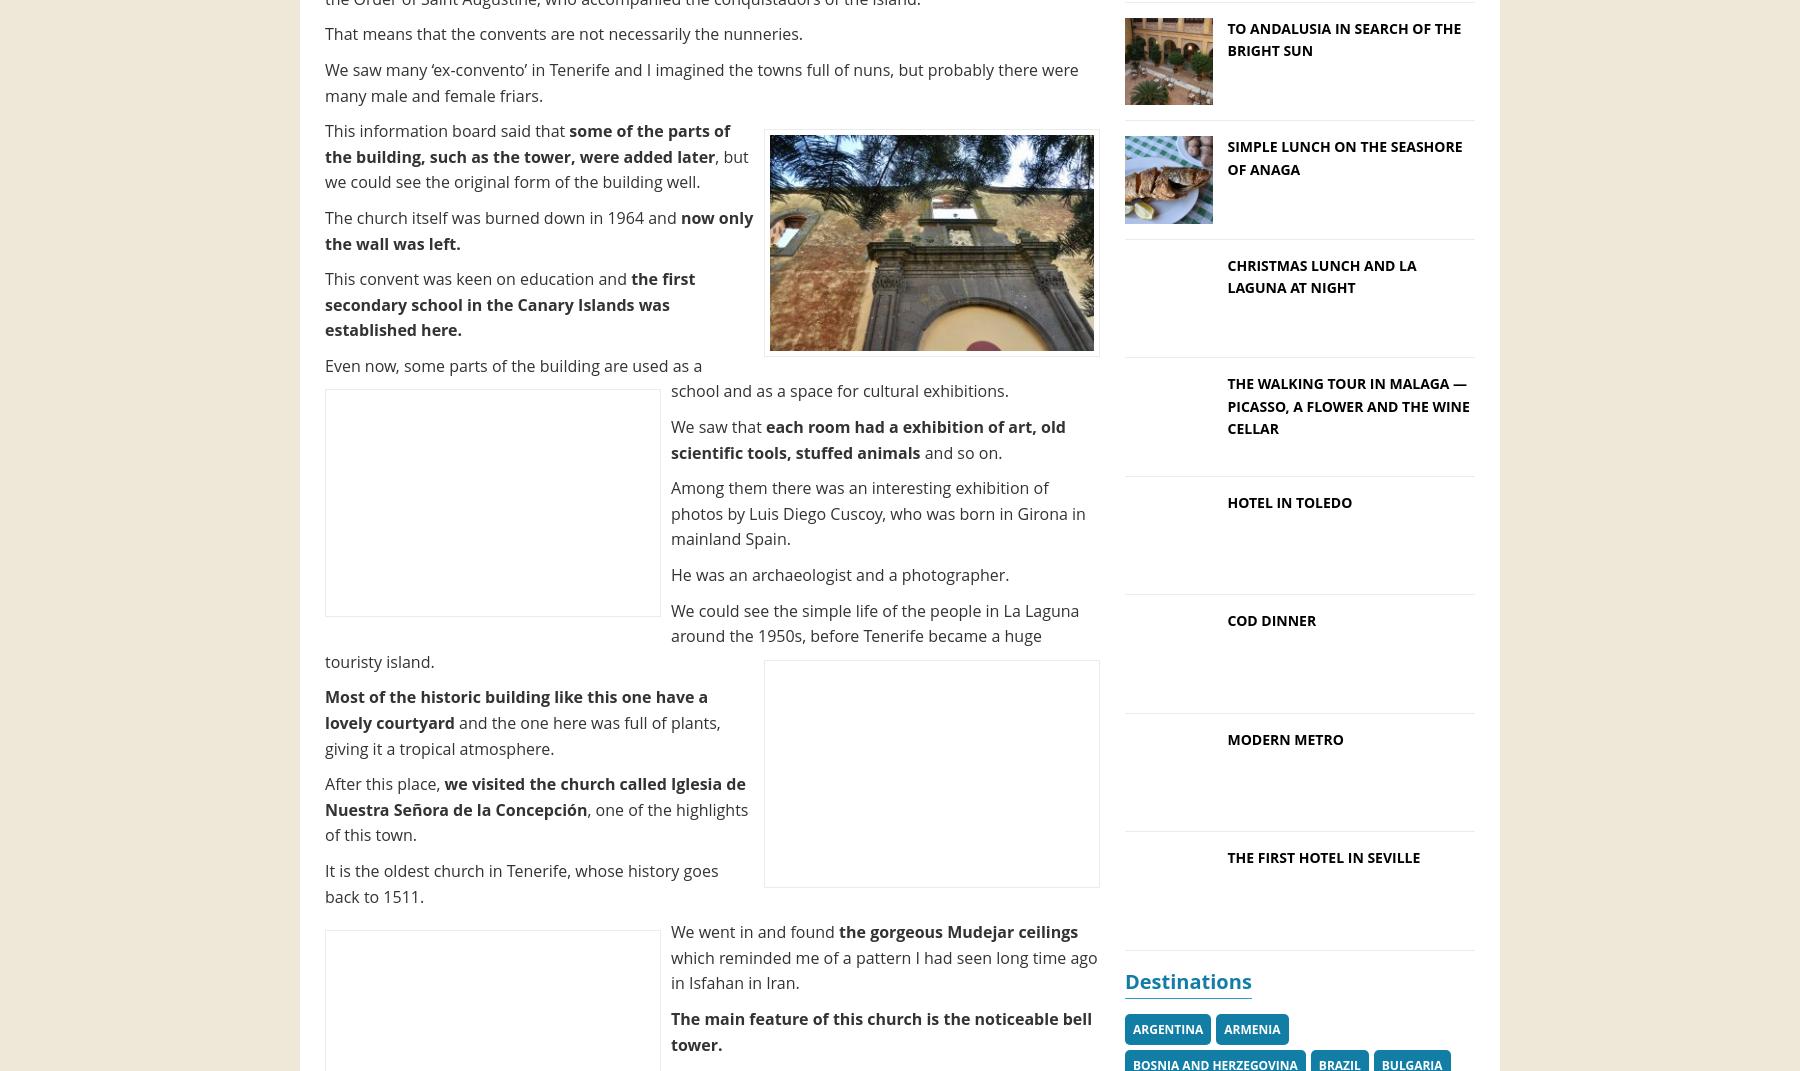 Image resolution: width=1800 pixels, height=1071 pixels. What do you see at coordinates (520, 883) in the screenshot?
I see `'It is the oldest church in Tenerife, whose history goes back to 1511.'` at bounding box center [520, 883].